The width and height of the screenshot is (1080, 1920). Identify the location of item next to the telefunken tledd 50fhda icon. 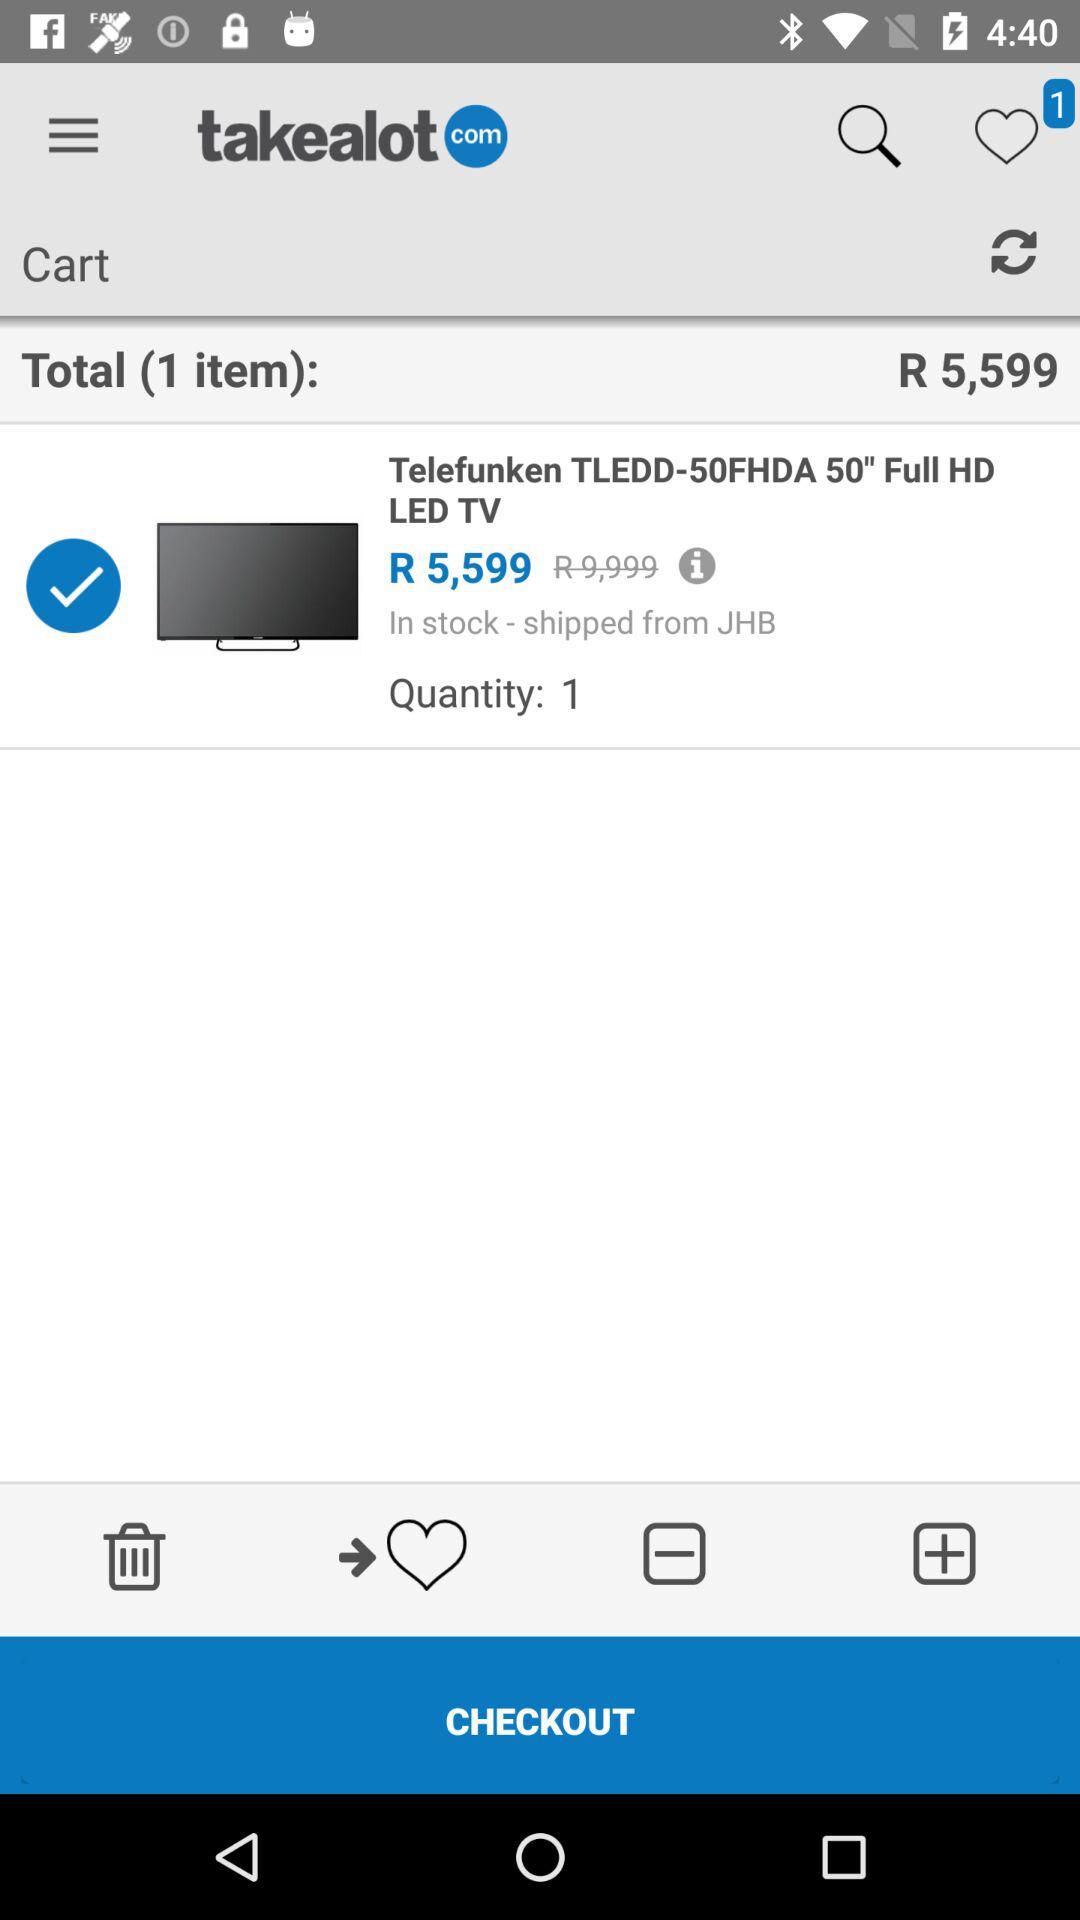
(256, 584).